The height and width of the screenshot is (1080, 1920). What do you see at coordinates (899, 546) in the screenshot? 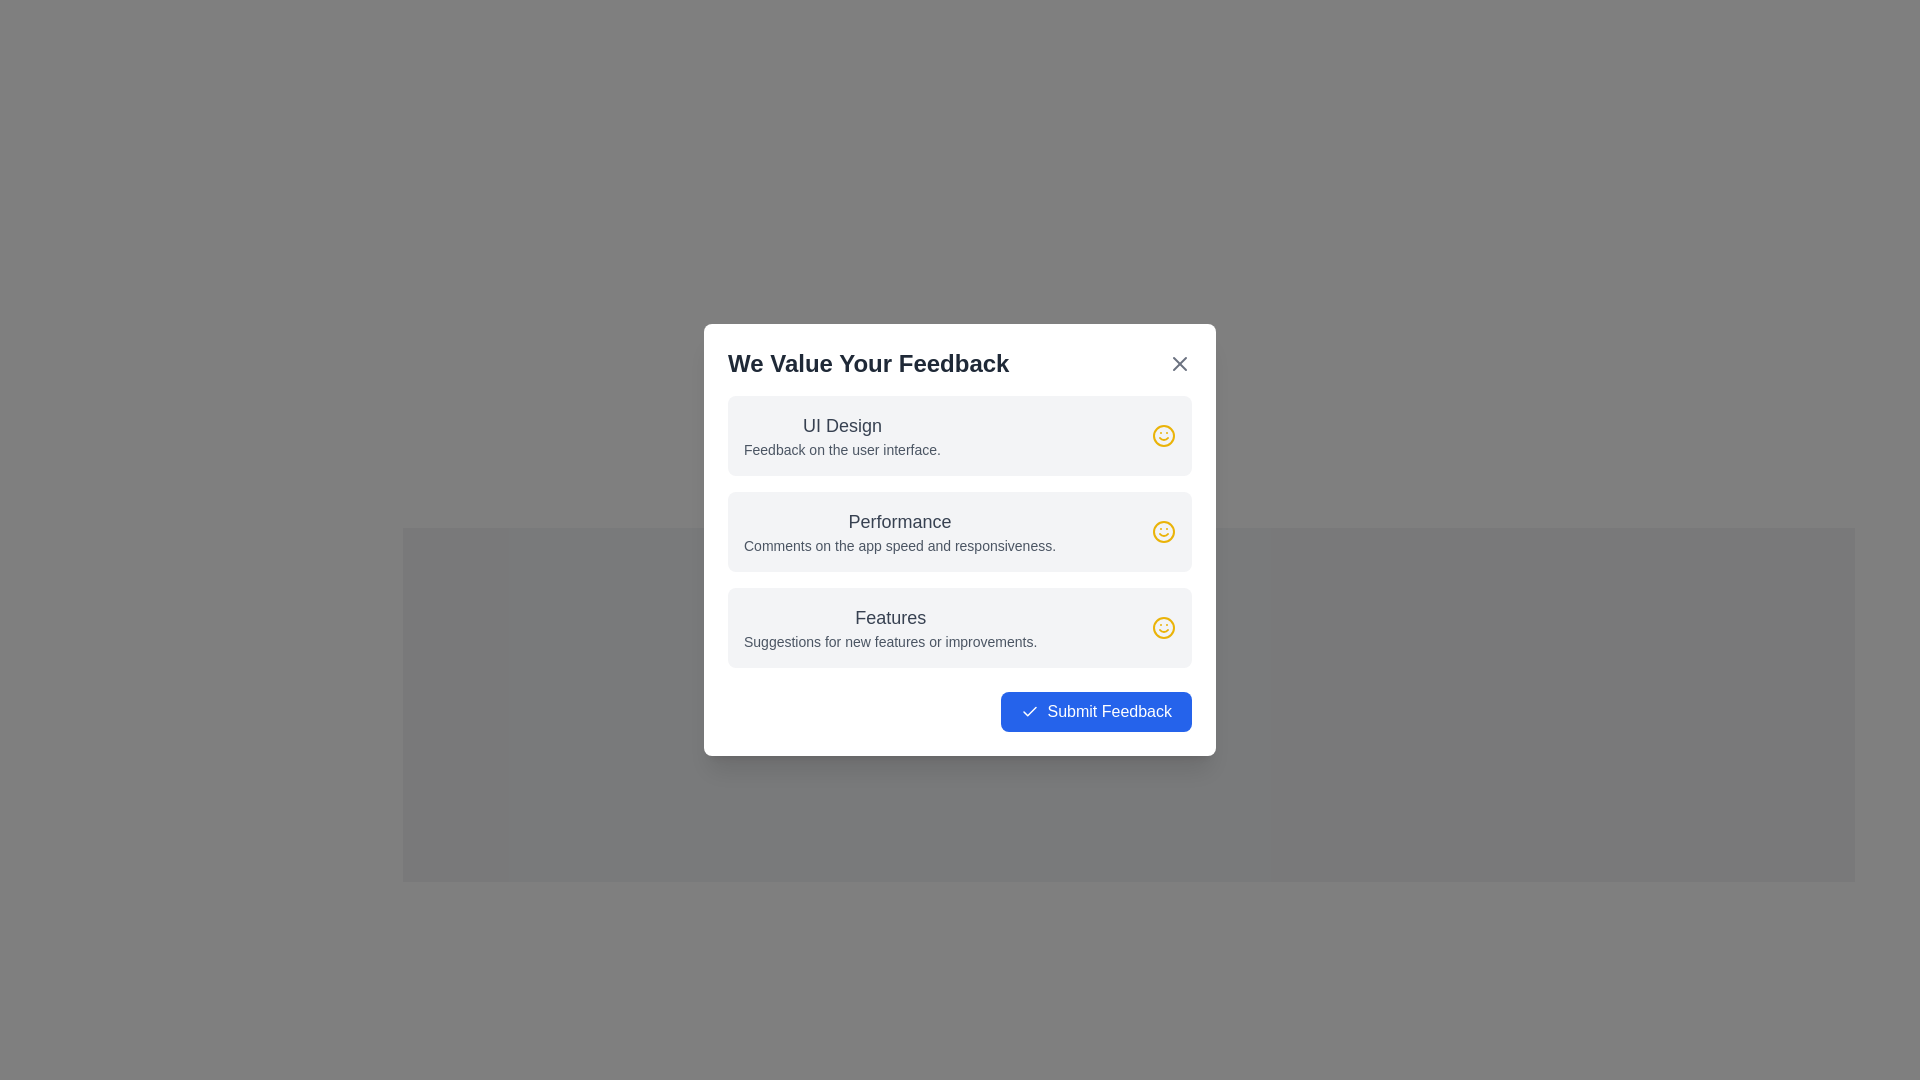
I see `the text label that says 'Comments on the app speed and responsiveness,' which is located directly under the 'Performance' heading in the feedback form dialog` at bounding box center [899, 546].